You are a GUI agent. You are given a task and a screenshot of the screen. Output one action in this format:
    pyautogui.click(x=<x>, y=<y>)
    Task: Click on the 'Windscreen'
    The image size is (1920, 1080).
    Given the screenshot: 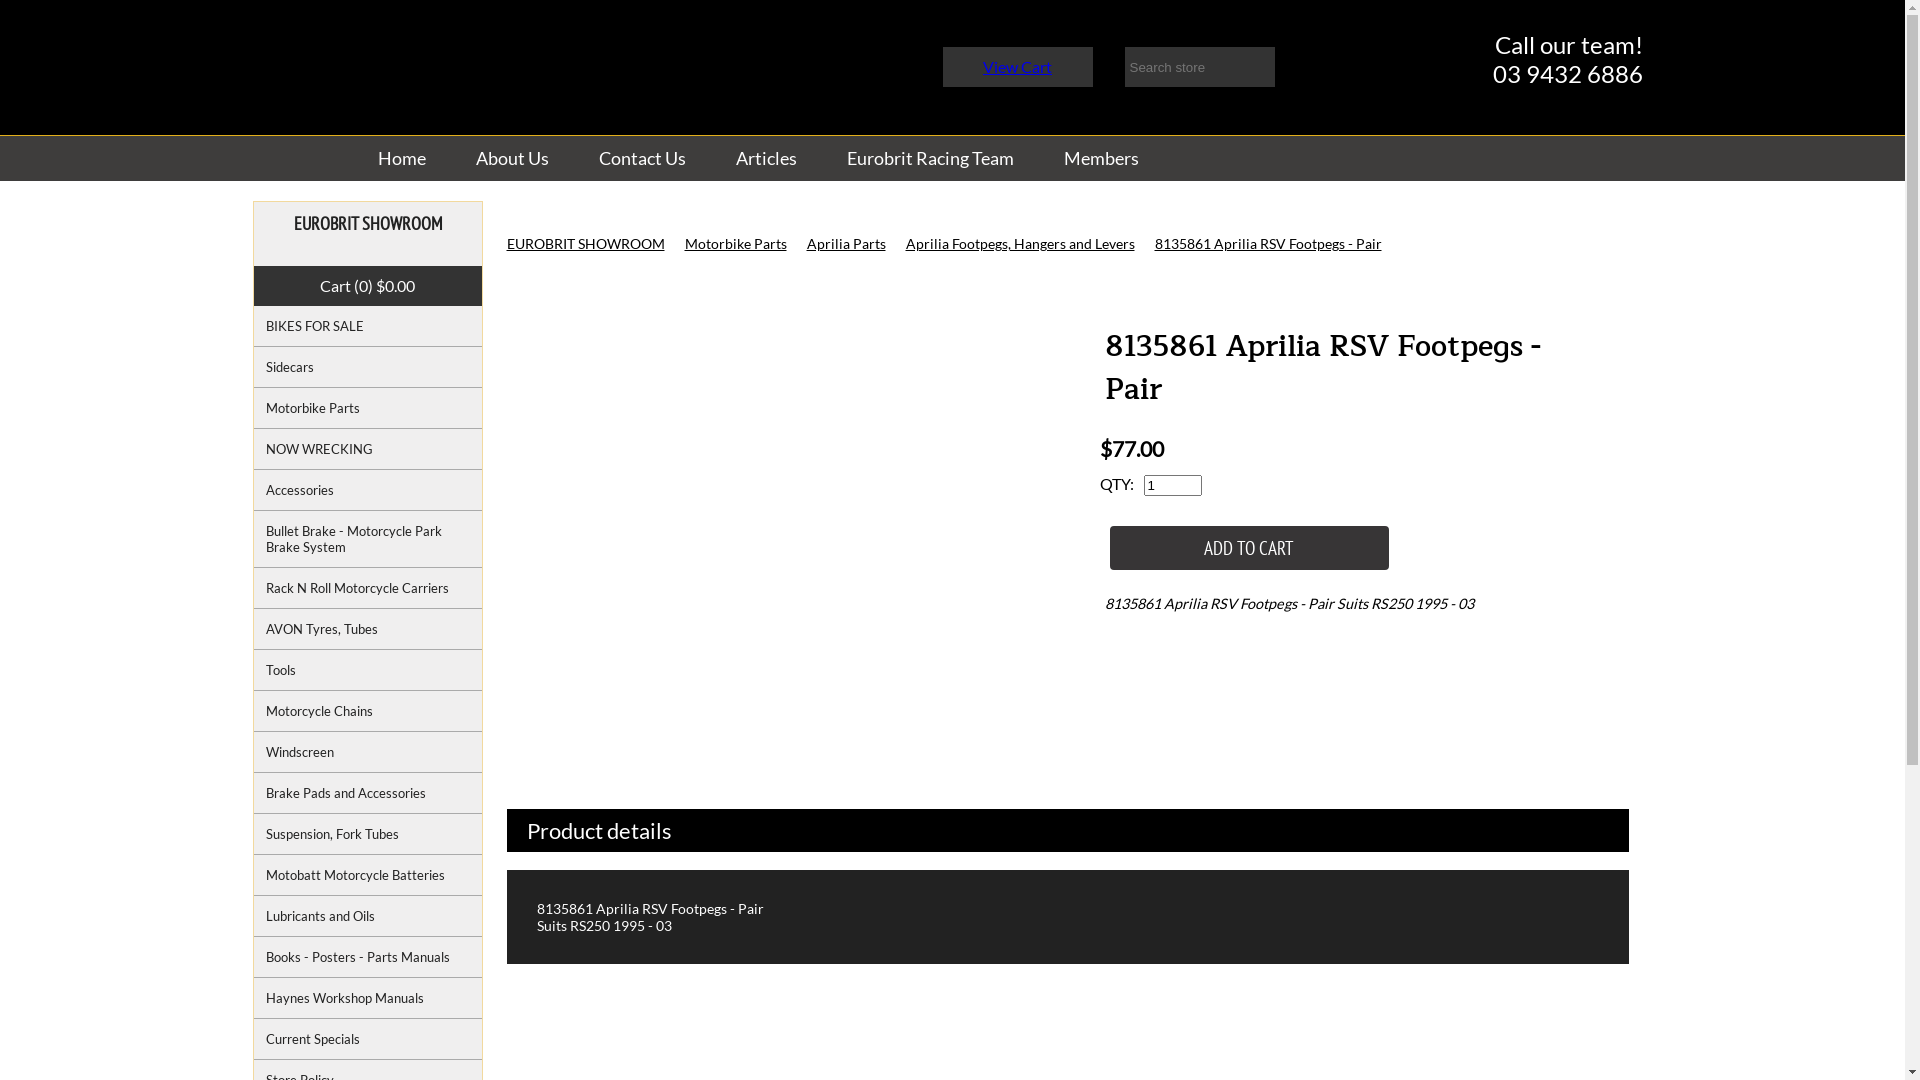 What is the action you would take?
    pyautogui.click(x=253, y=752)
    